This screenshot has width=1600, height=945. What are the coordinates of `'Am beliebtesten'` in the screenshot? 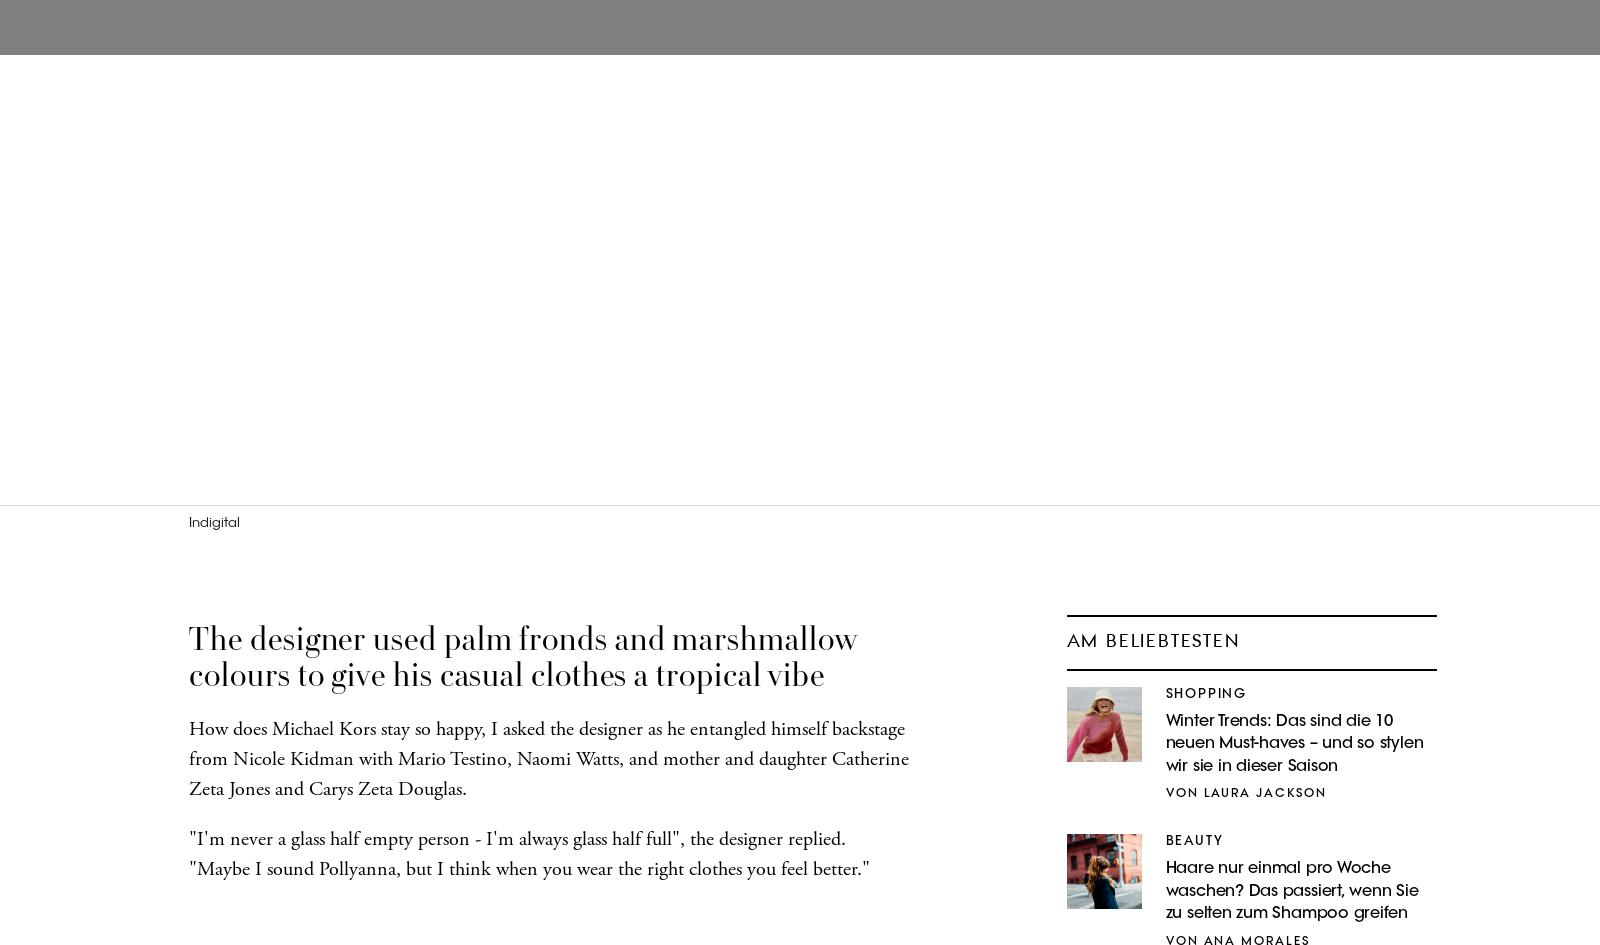 It's located at (1152, 640).